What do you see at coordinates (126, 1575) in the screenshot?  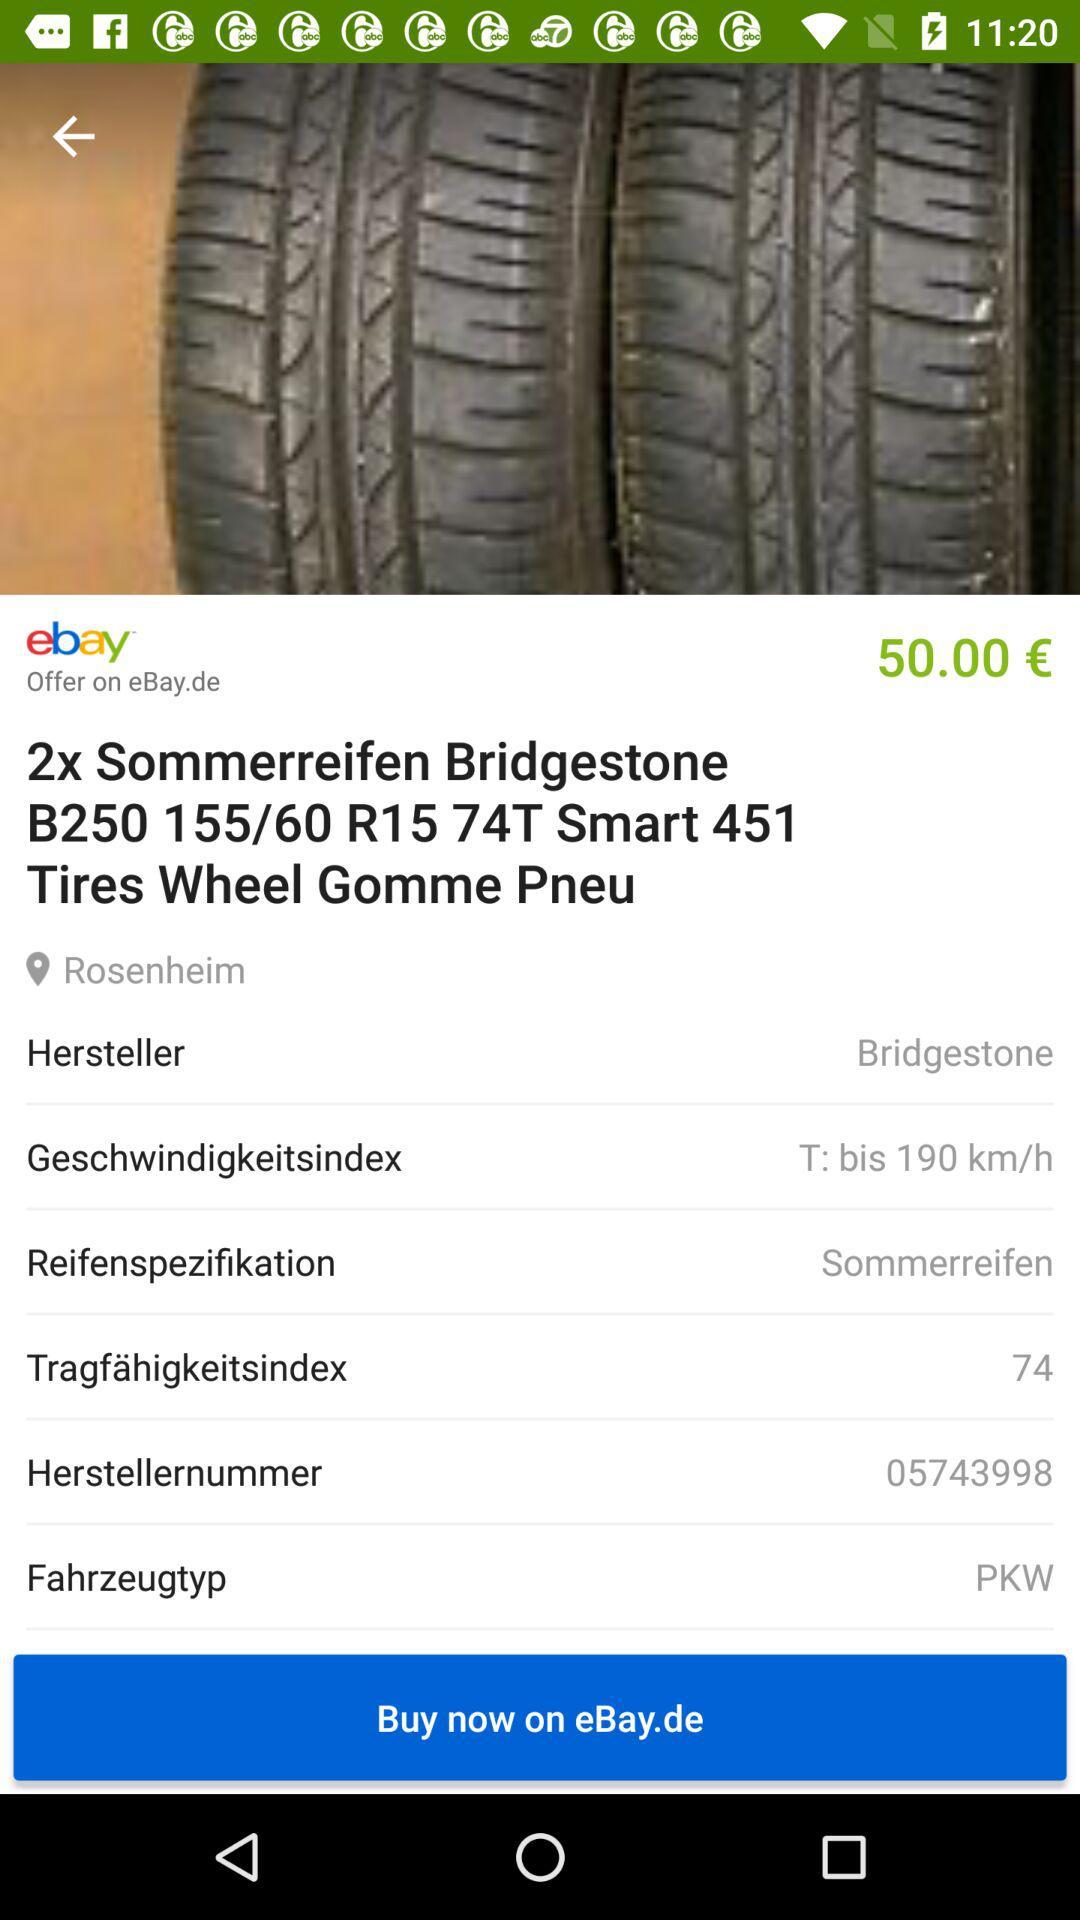 I see `the item next to pkw` at bounding box center [126, 1575].